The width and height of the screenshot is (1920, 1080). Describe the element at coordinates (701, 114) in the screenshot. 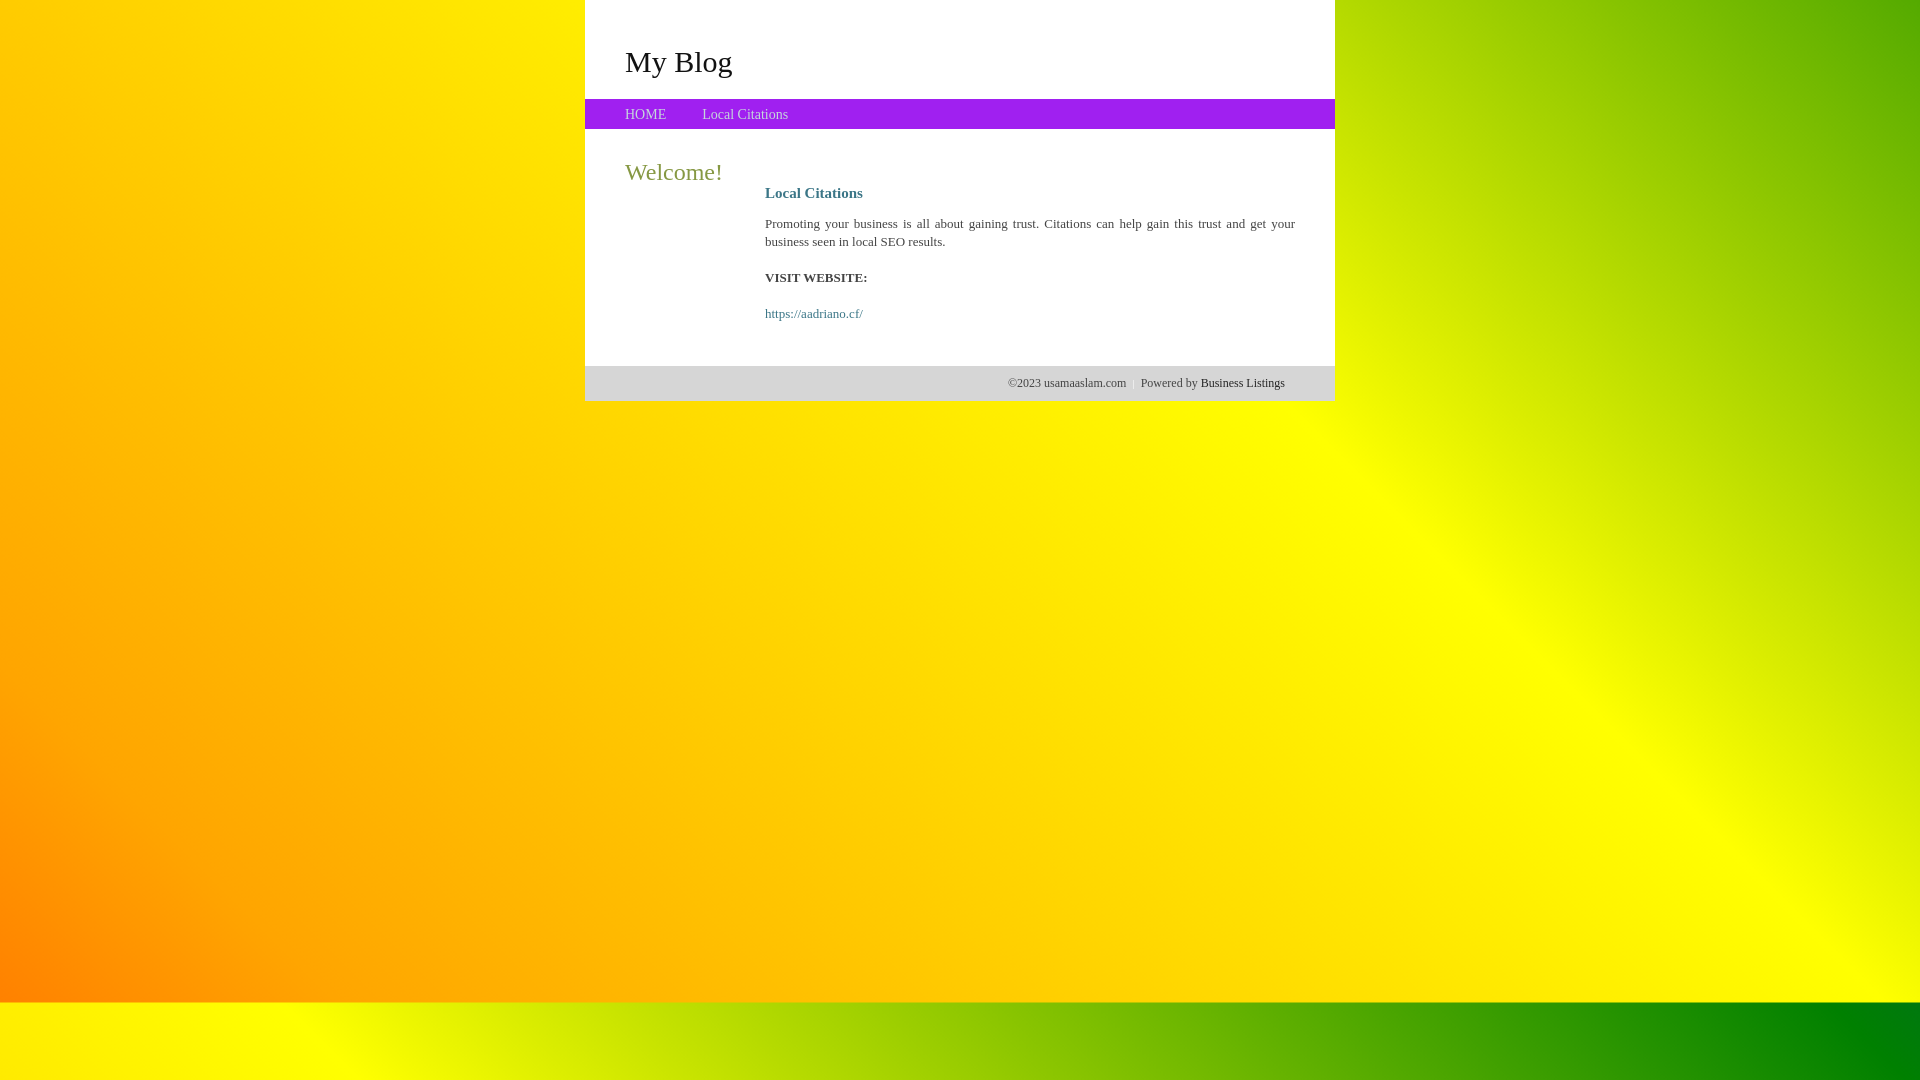

I see `'Local Citations'` at that location.